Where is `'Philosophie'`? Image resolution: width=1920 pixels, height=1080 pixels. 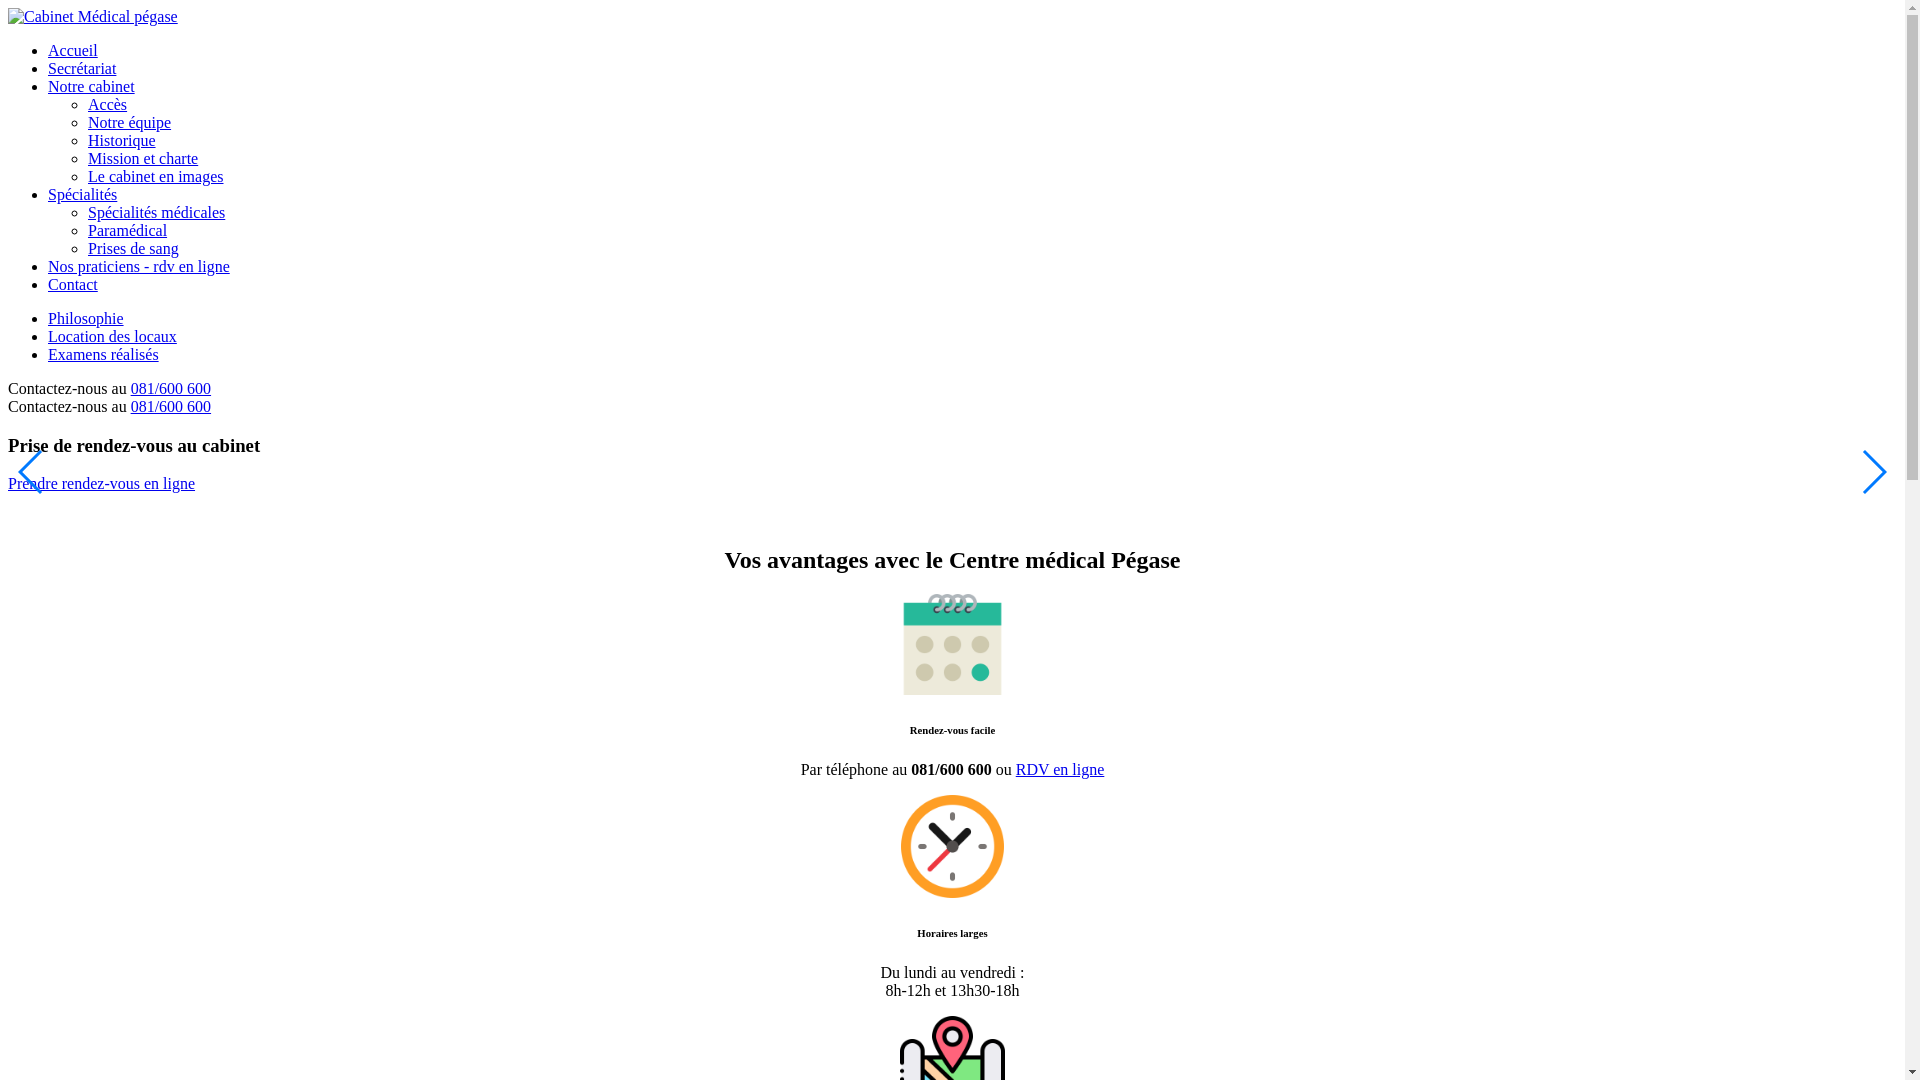 'Philosophie' is located at coordinates (85, 317).